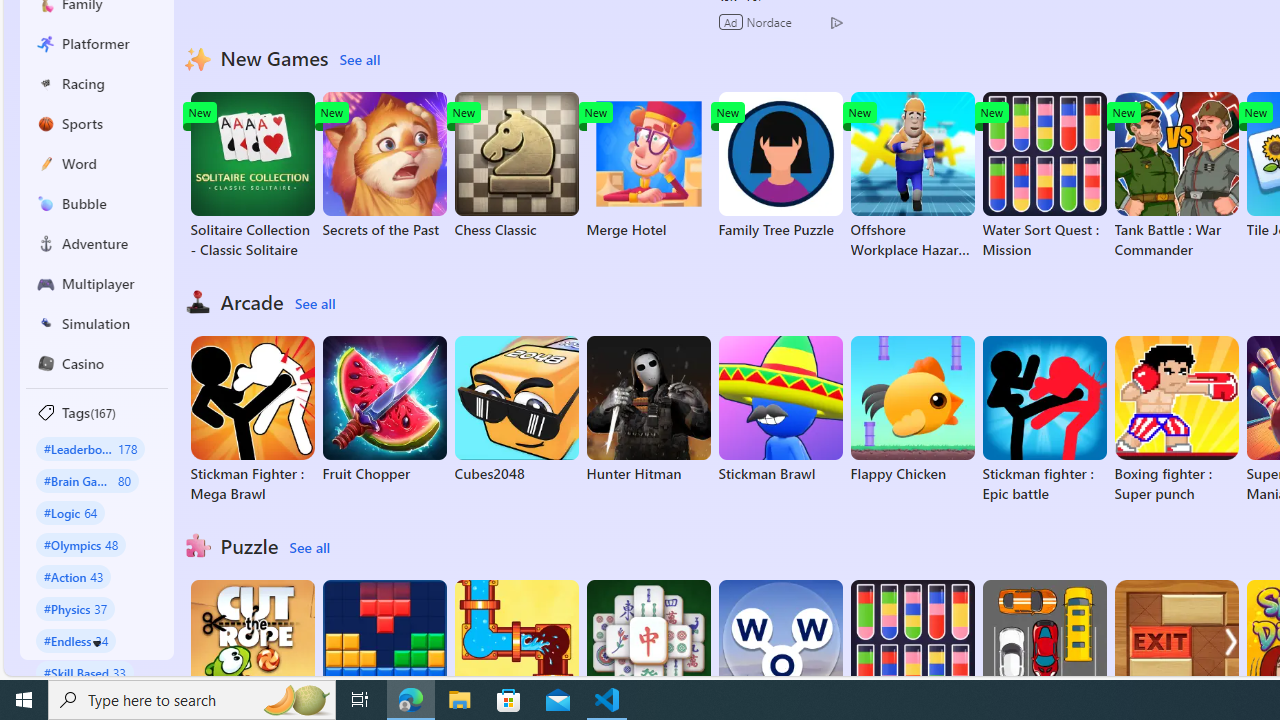  What do you see at coordinates (76, 640) in the screenshot?
I see `'#Endless 34'` at bounding box center [76, 640].